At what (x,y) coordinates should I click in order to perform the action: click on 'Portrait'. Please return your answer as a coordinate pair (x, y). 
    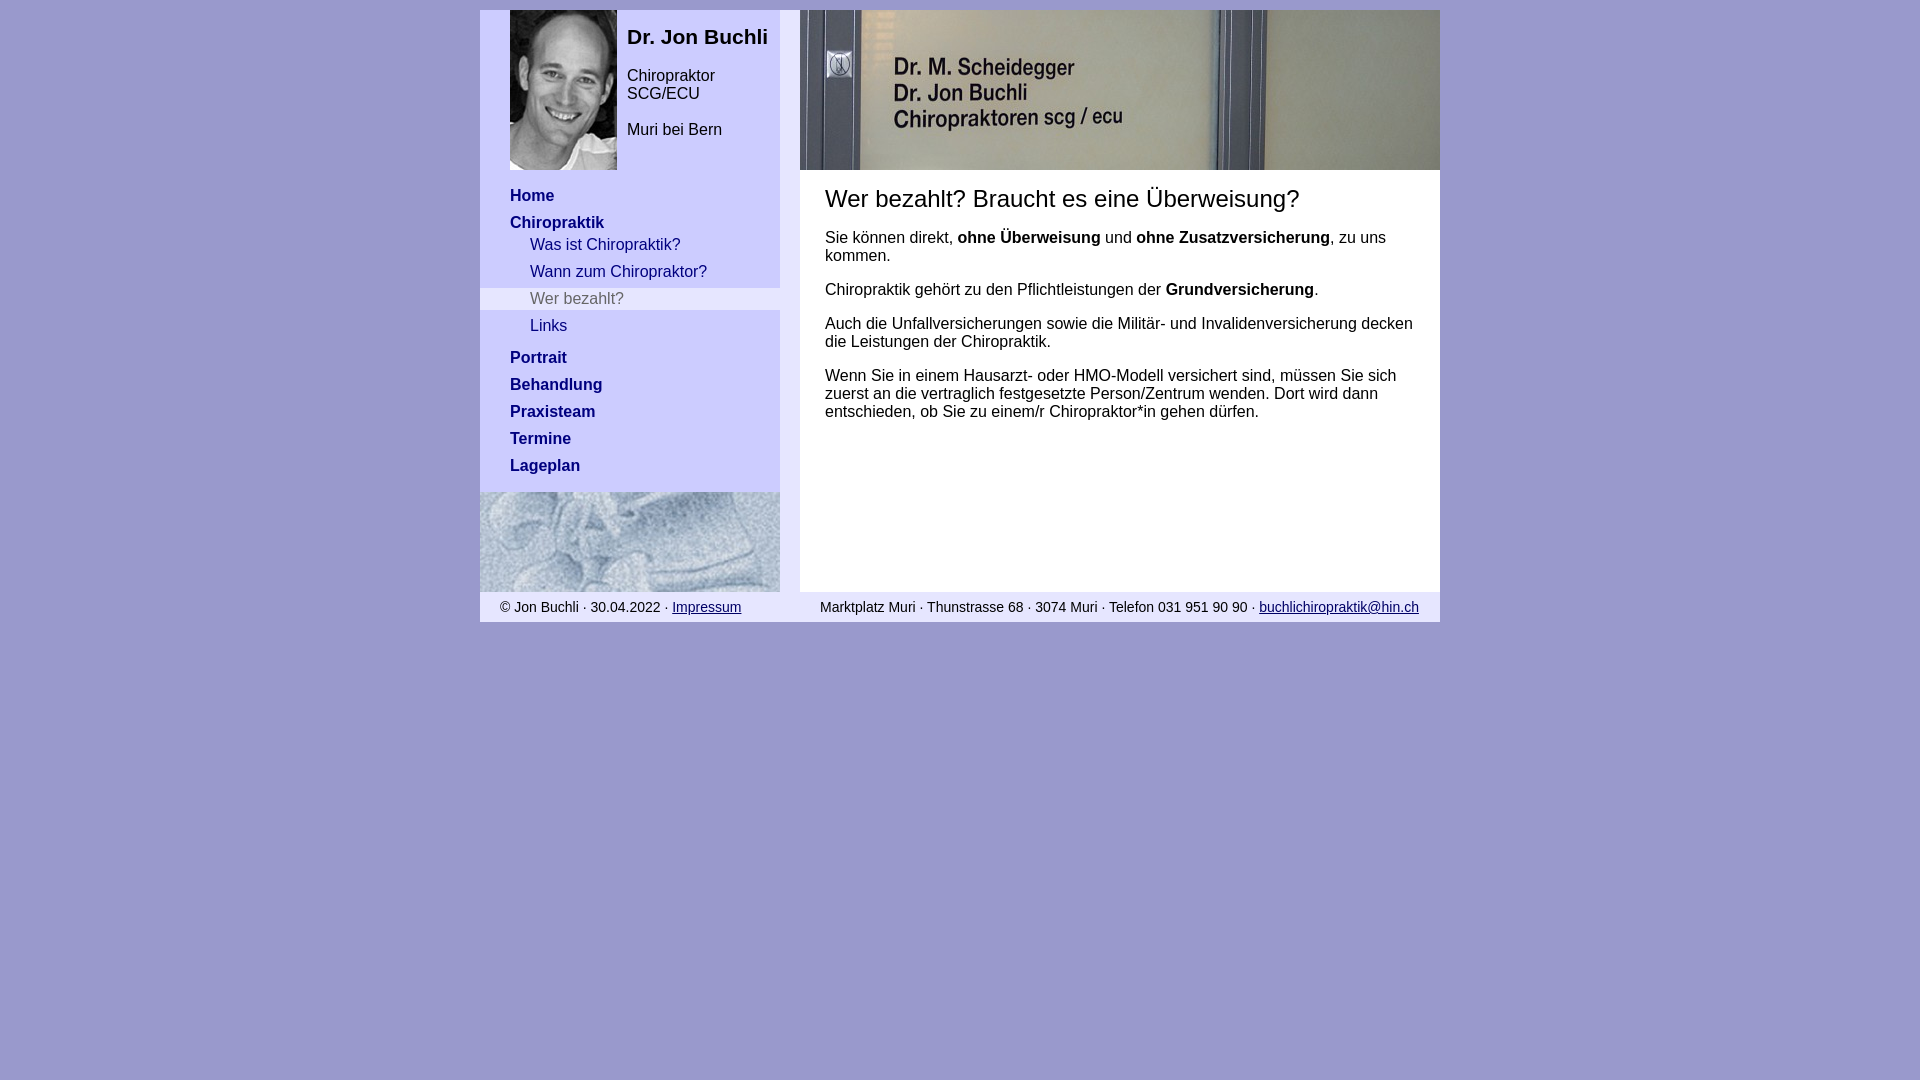
    Looking at the image, I should click on (628, 357).